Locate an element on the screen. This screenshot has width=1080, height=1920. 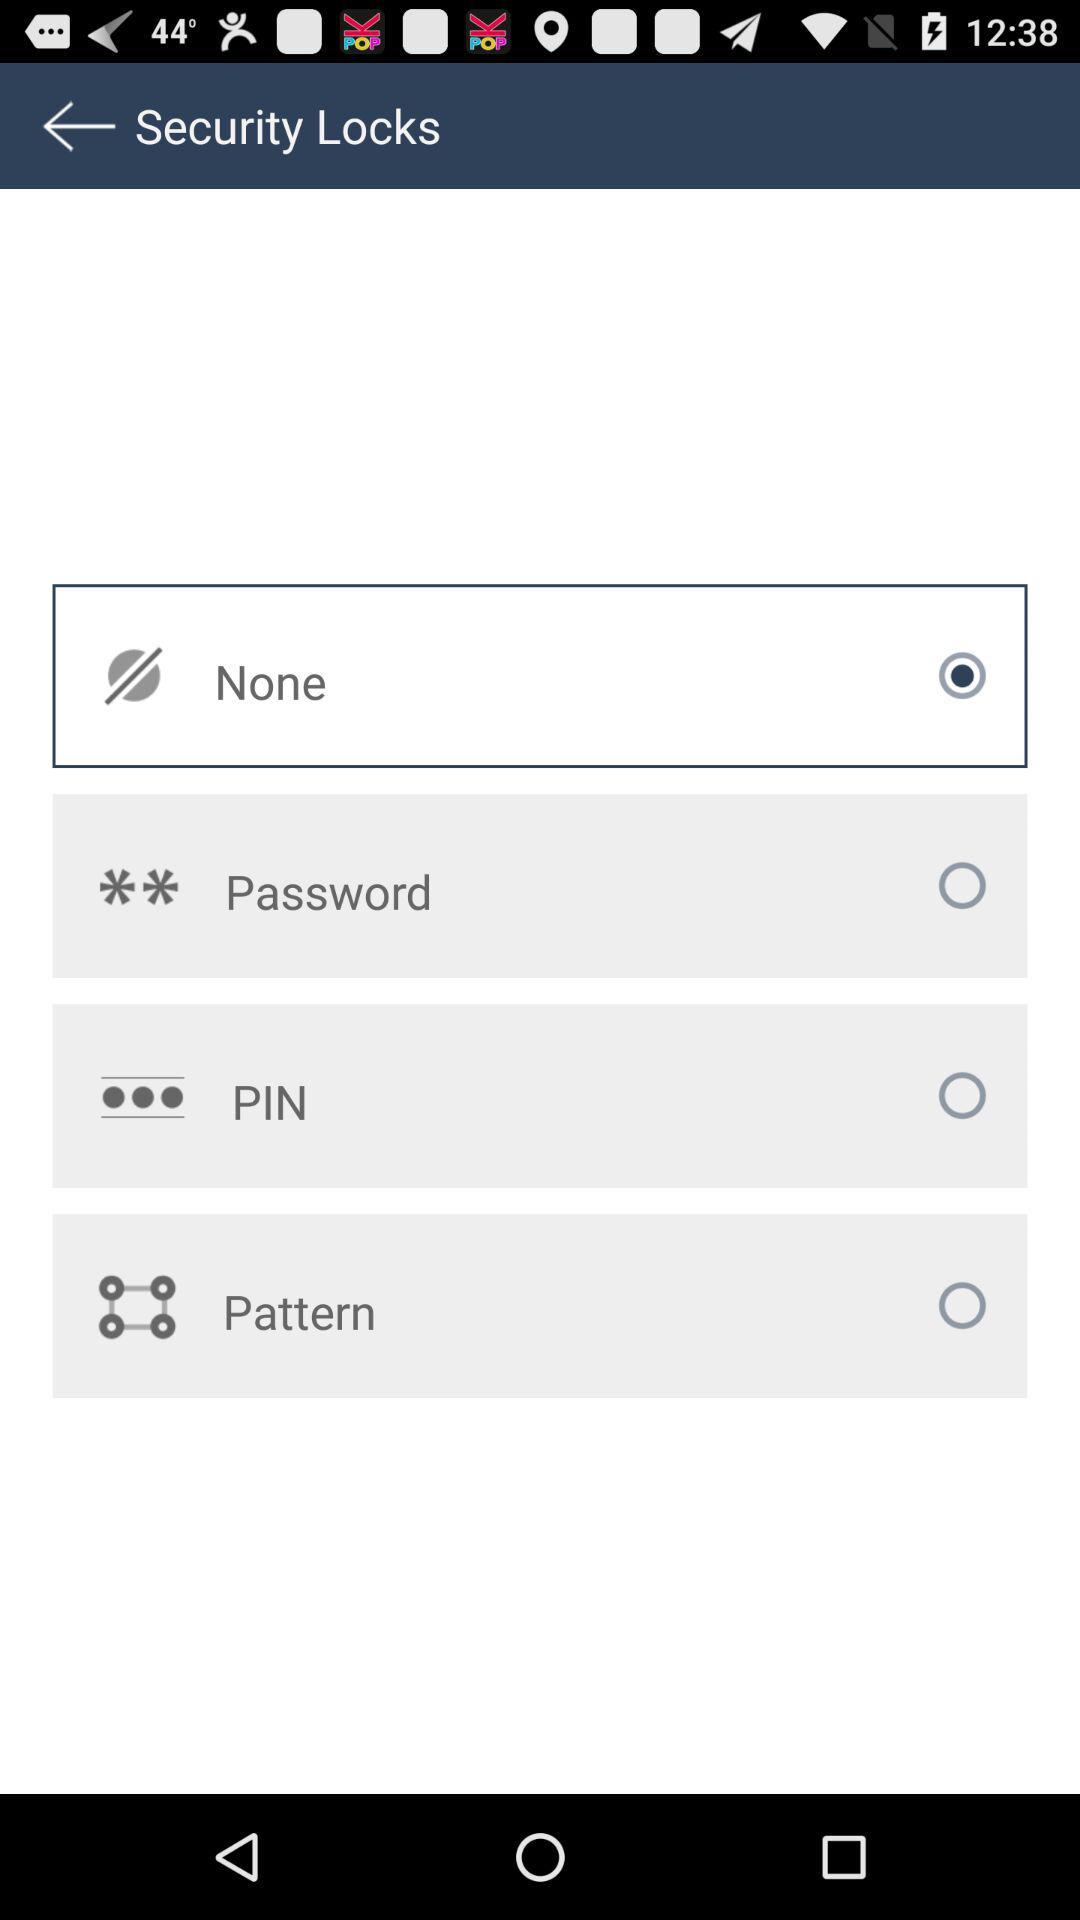
icon below the none app is located at coordinates (420, 890).